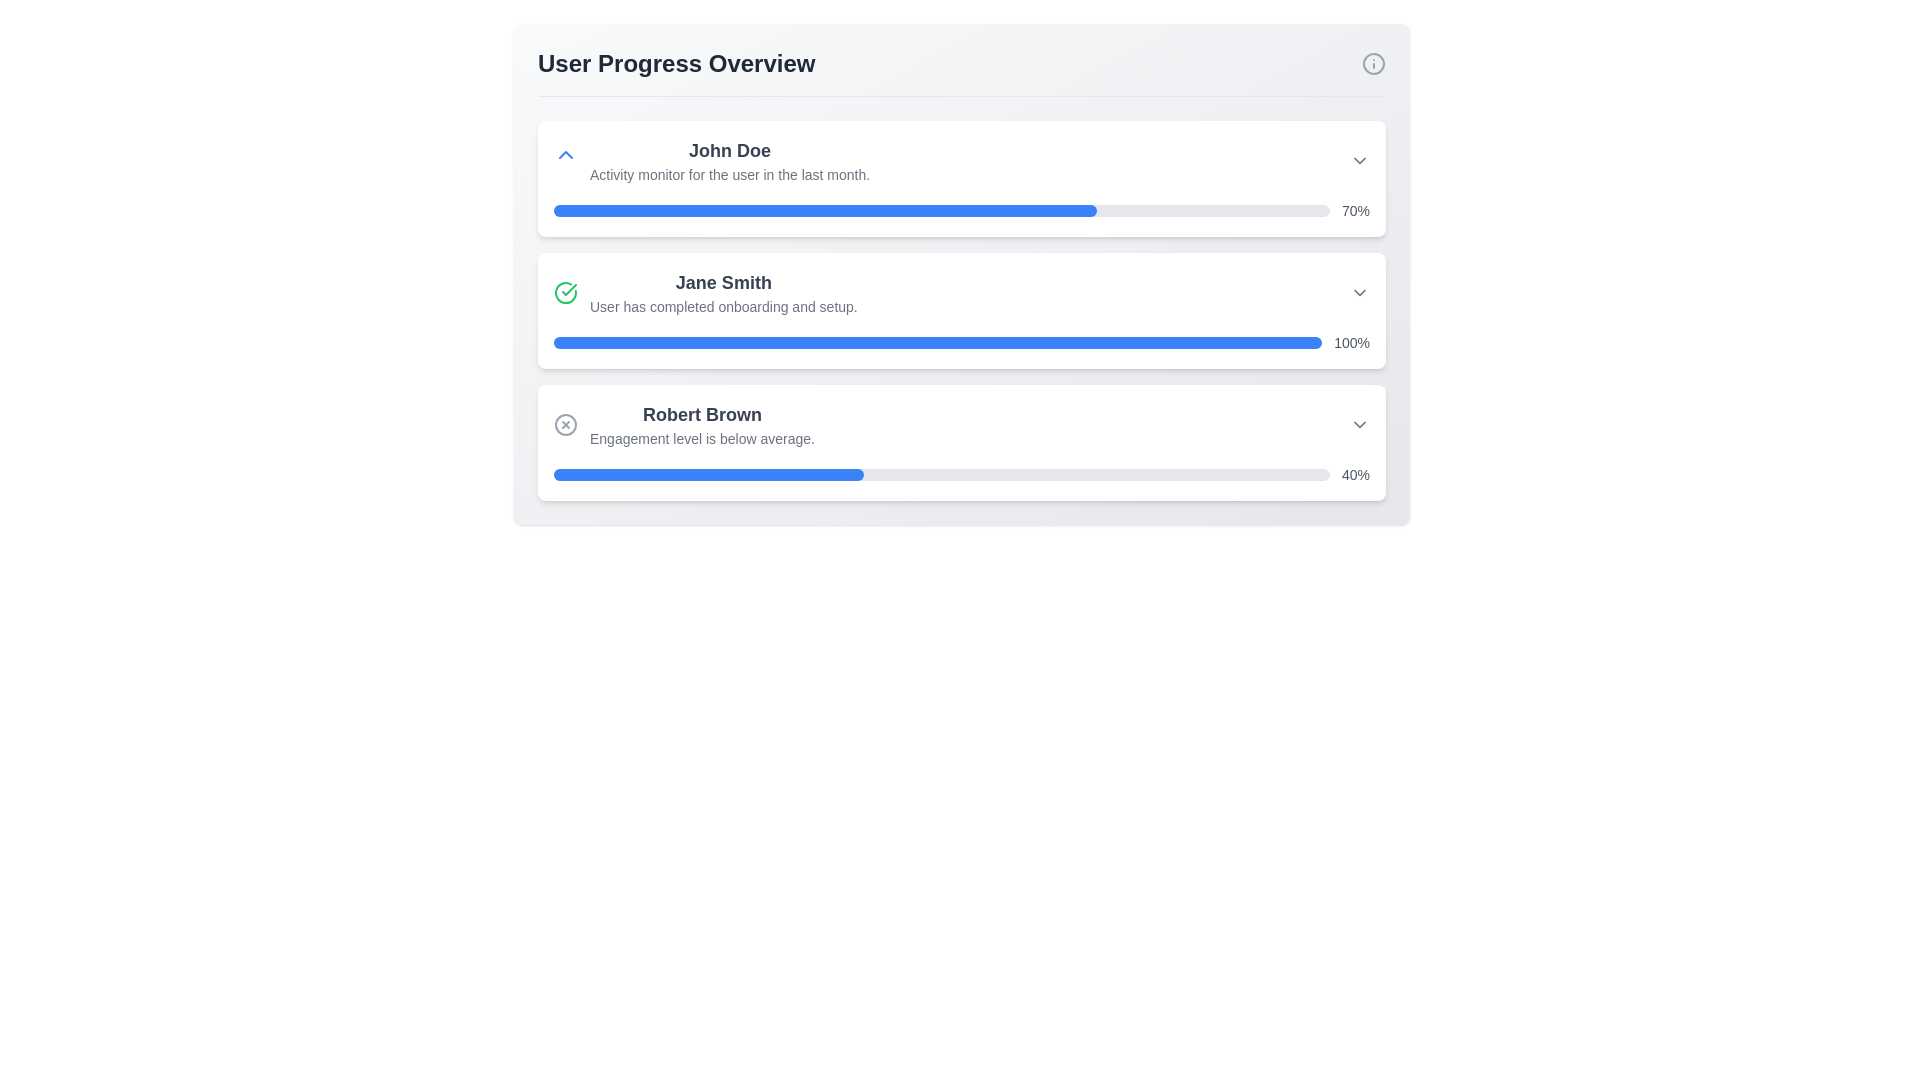  Describe the element at coordinates (565, 423) in the screenshot. I see `the gray circular icon with an 'X' next to the text 'Robert Brown' in the third row of user statuses` at that location.